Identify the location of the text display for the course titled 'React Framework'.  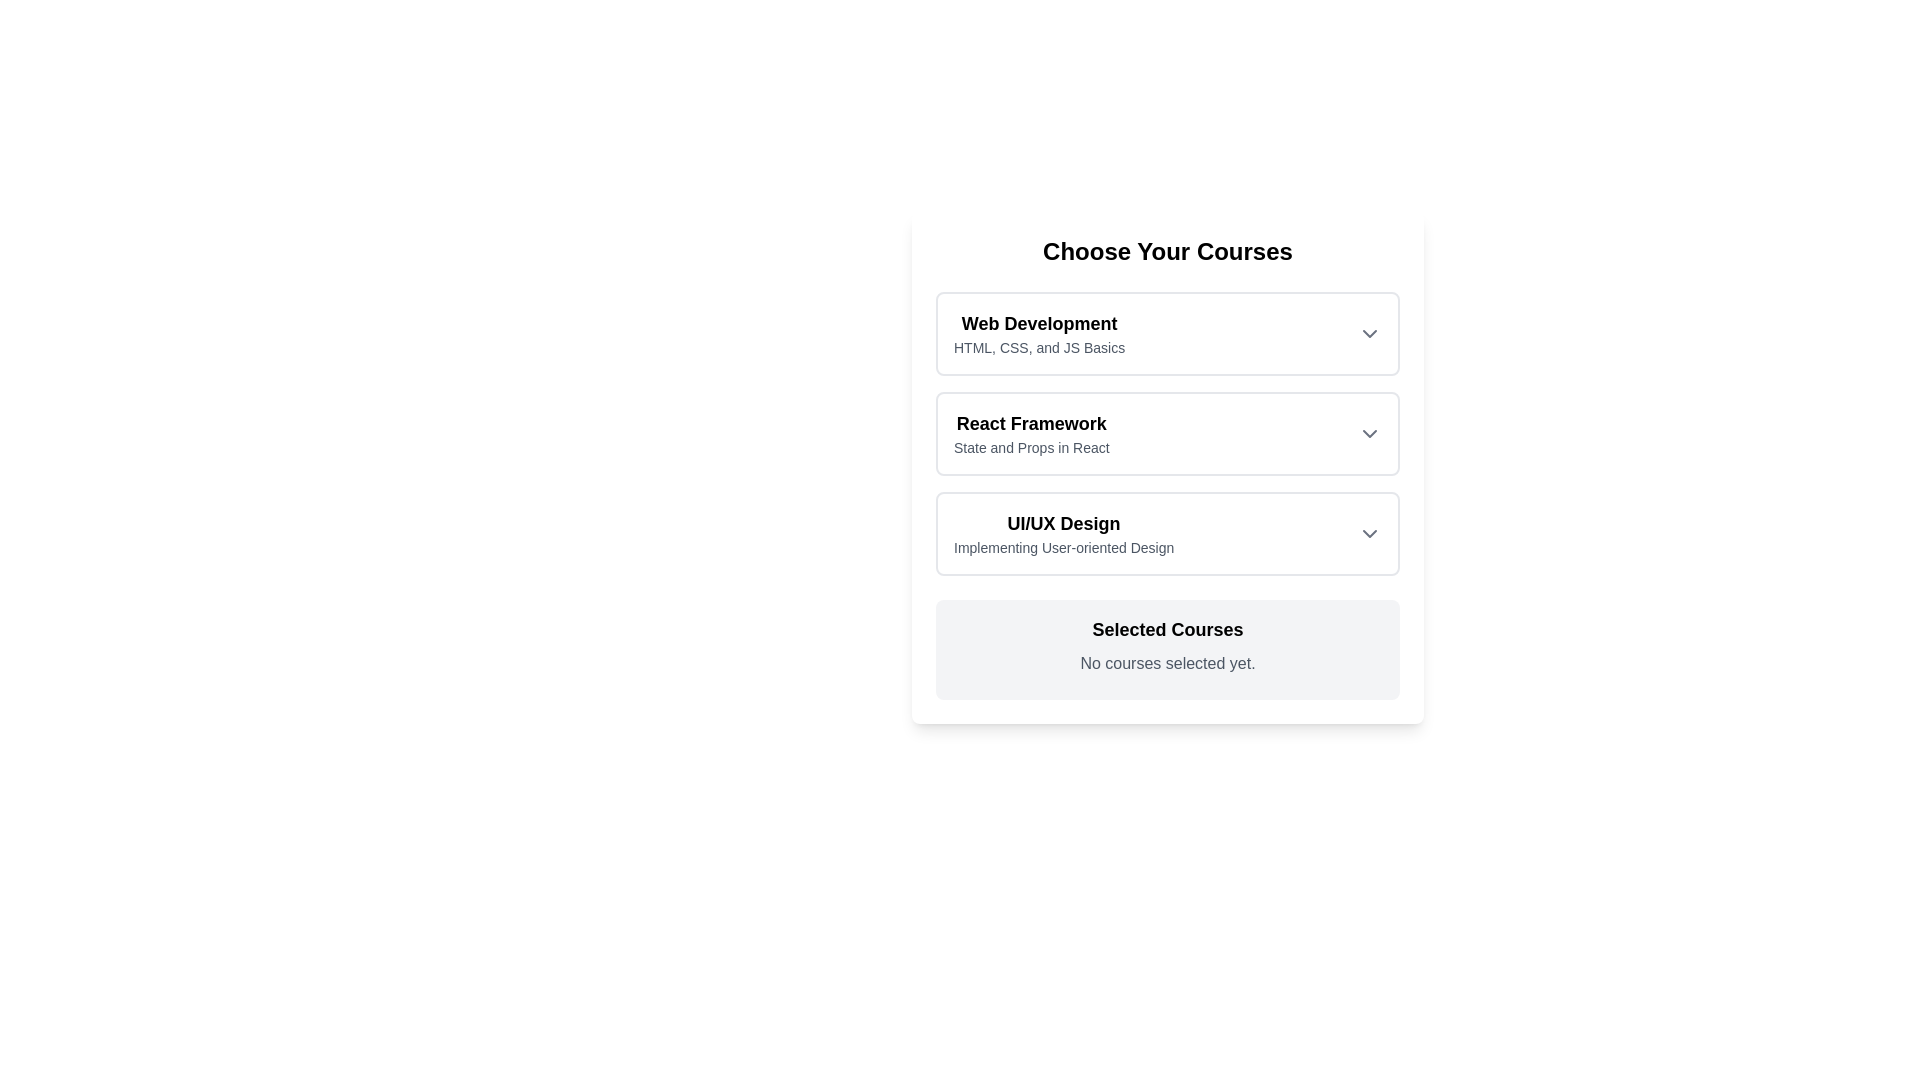
(1031, 433).